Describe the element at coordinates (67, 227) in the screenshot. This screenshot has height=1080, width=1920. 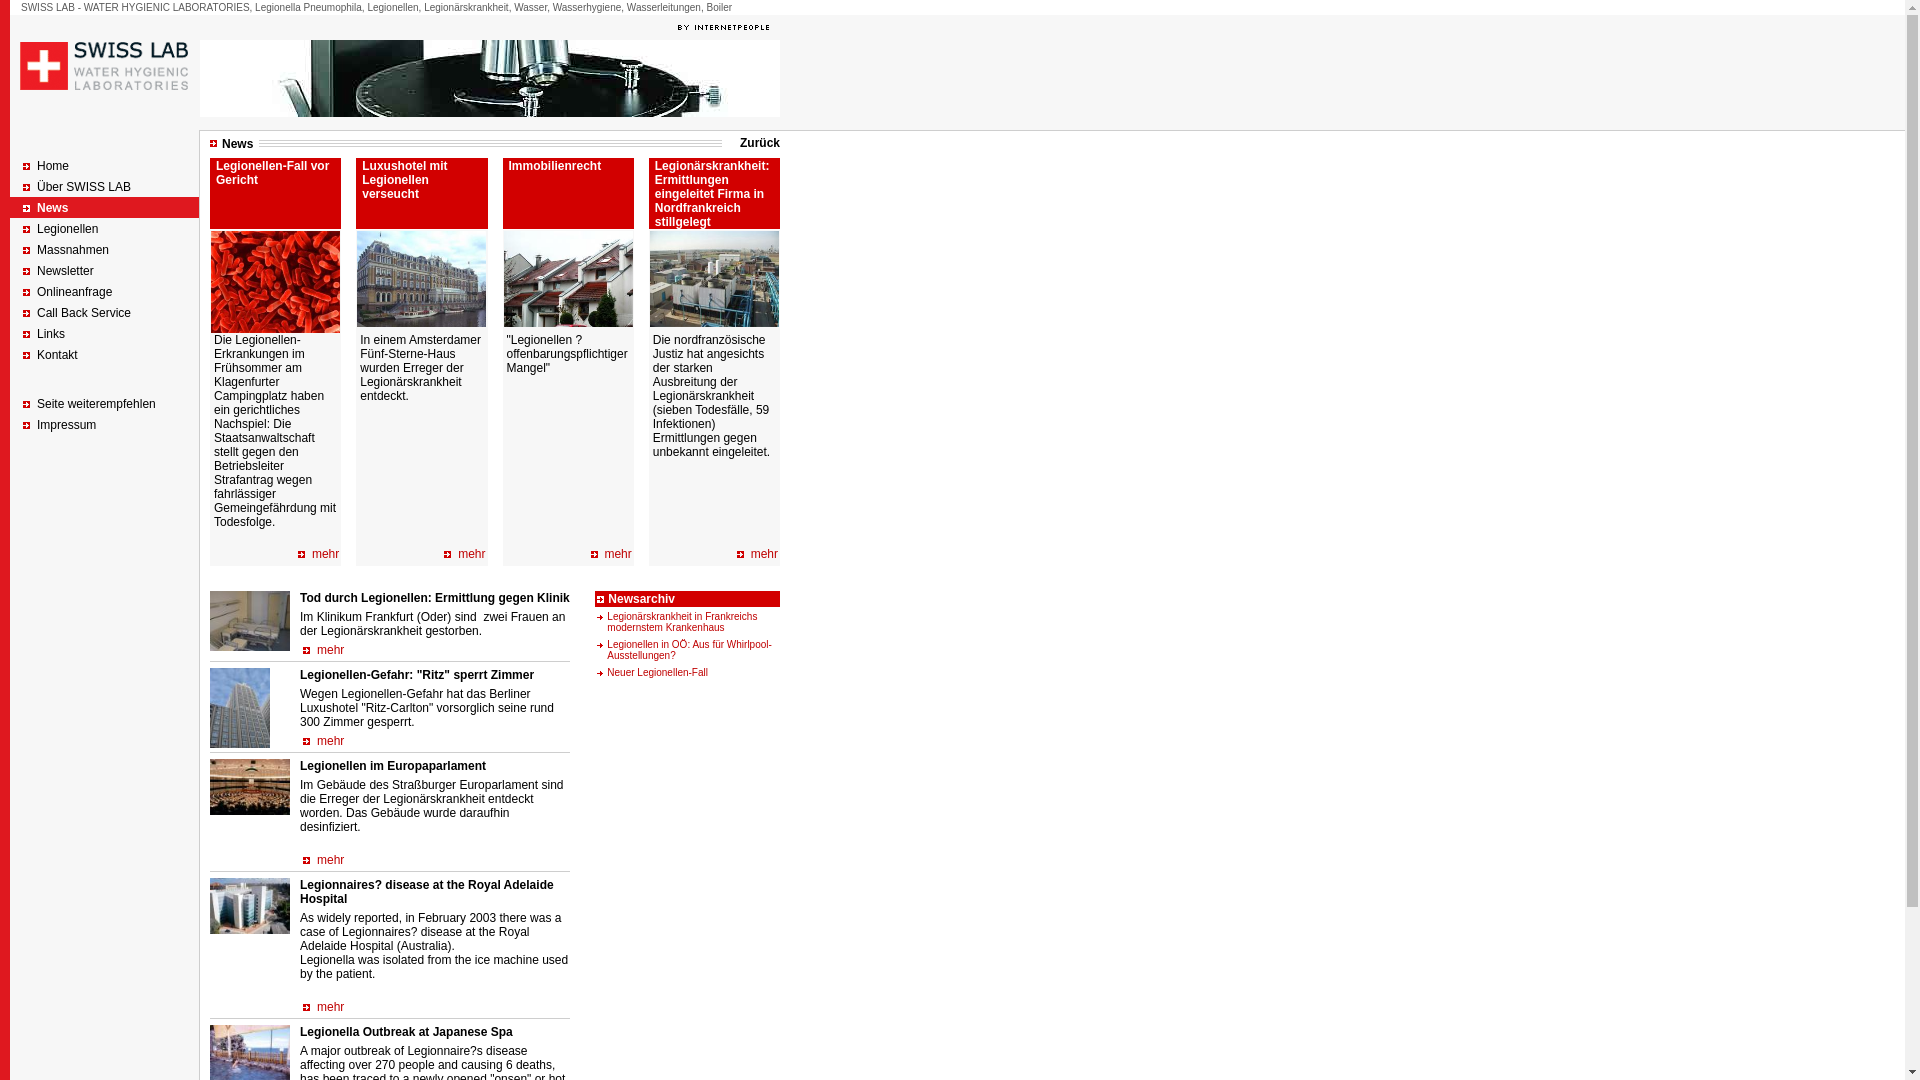
I see `'Legionellen'` at that location.